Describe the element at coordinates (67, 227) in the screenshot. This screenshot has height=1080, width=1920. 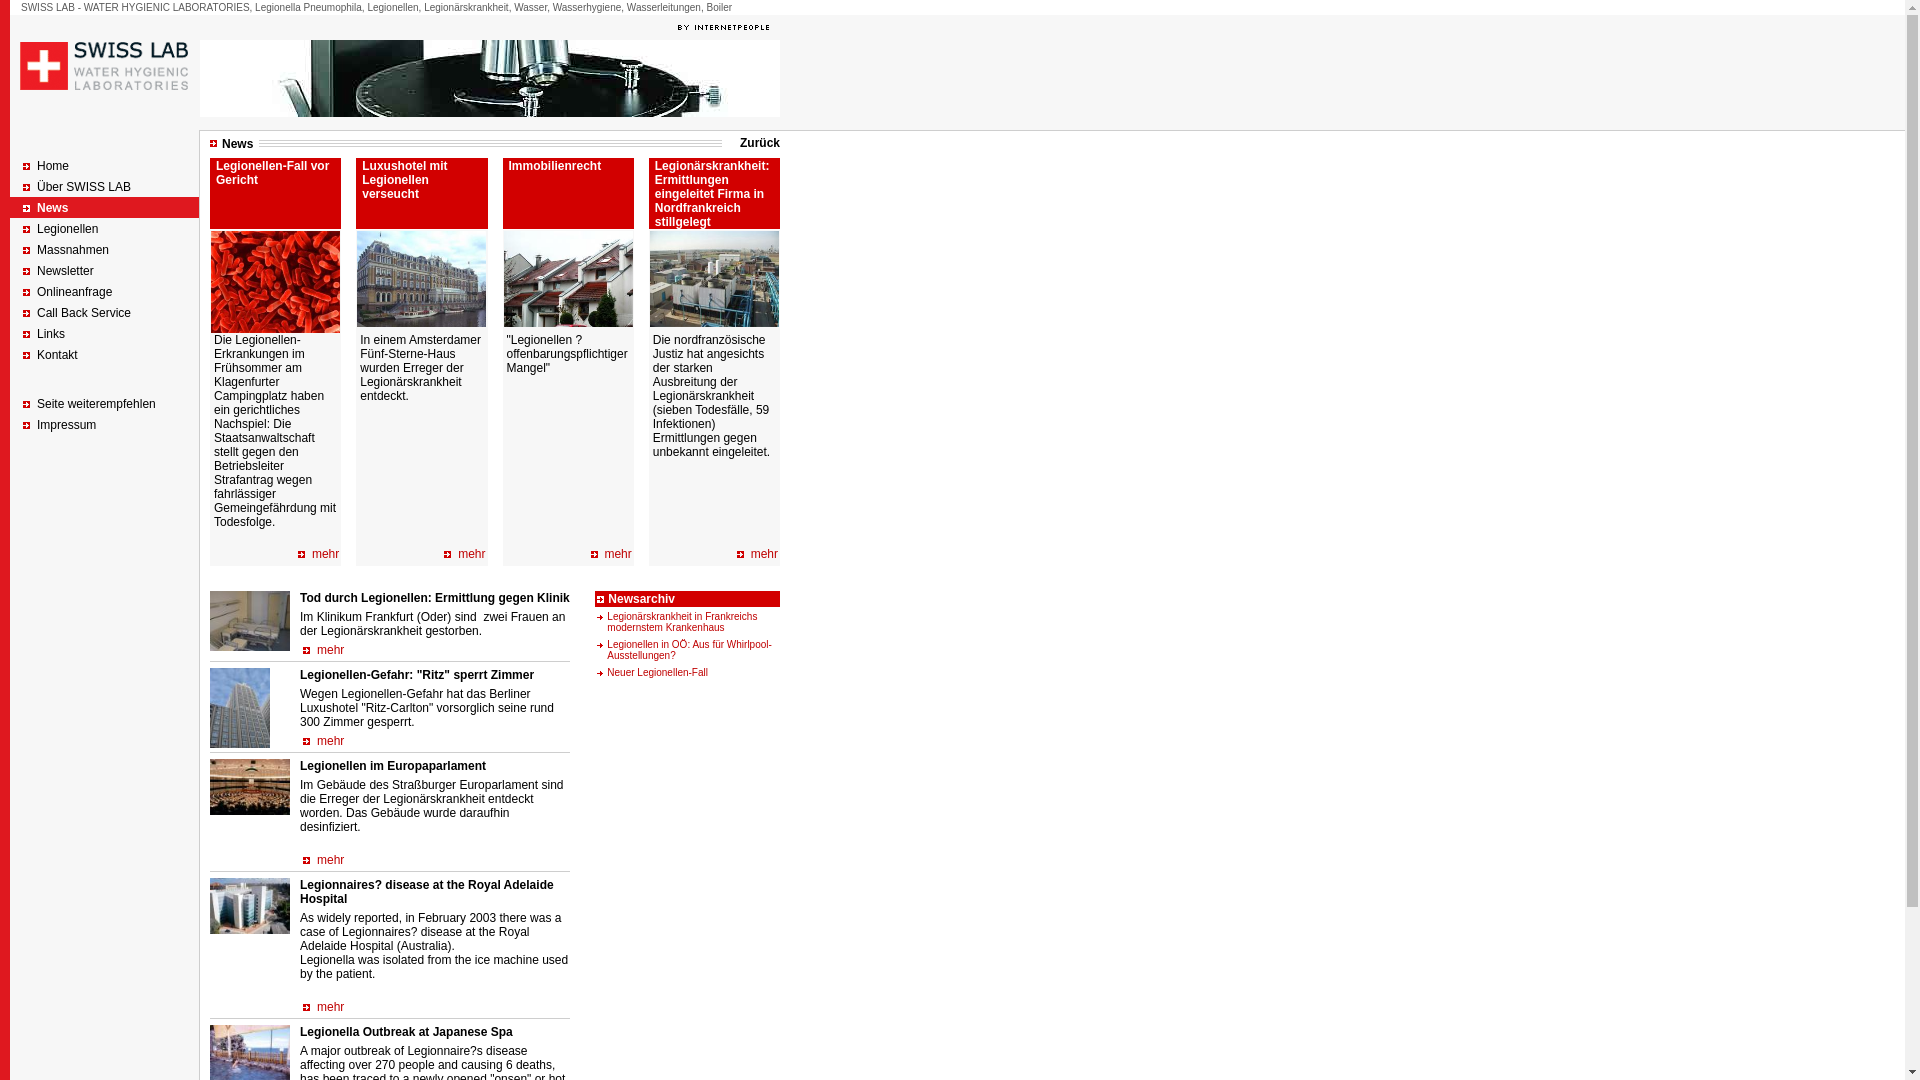
I see `'Legionellen'` at that location.